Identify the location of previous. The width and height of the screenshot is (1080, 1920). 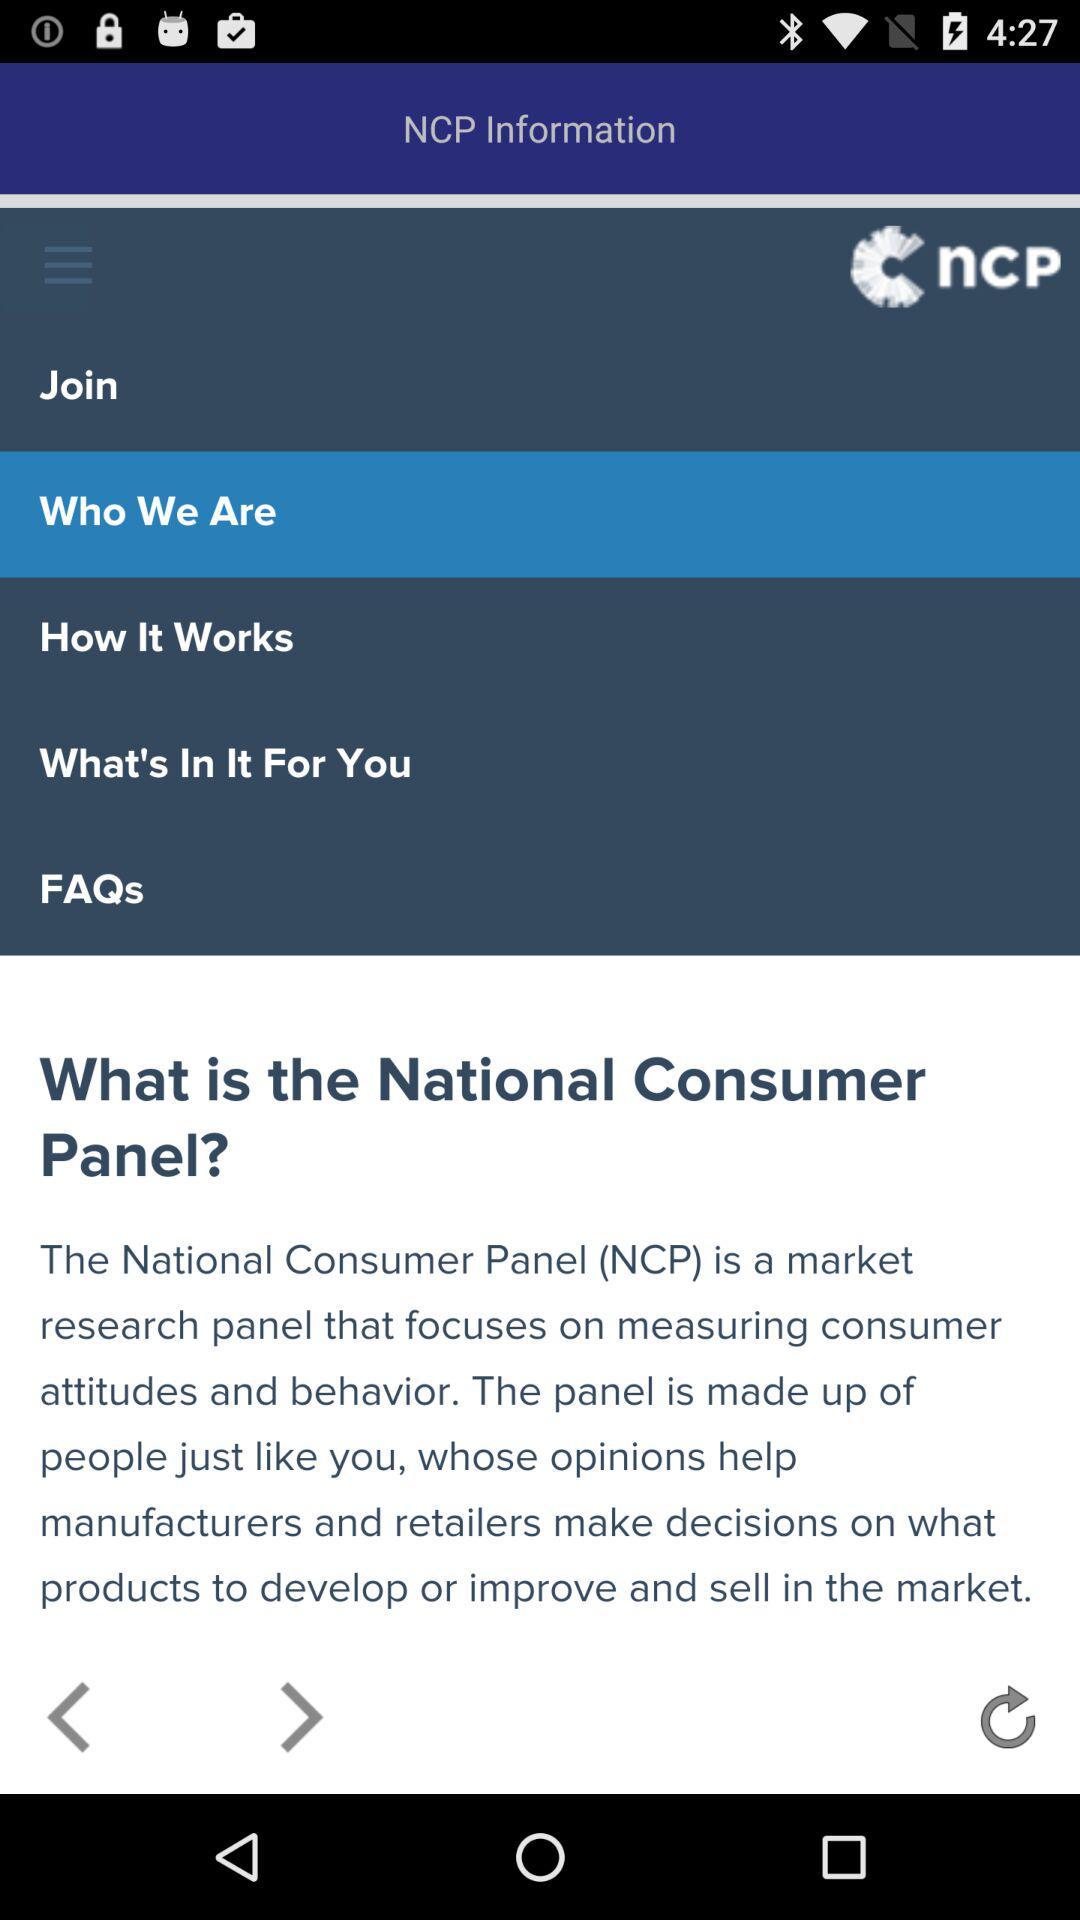
(69, 1722).